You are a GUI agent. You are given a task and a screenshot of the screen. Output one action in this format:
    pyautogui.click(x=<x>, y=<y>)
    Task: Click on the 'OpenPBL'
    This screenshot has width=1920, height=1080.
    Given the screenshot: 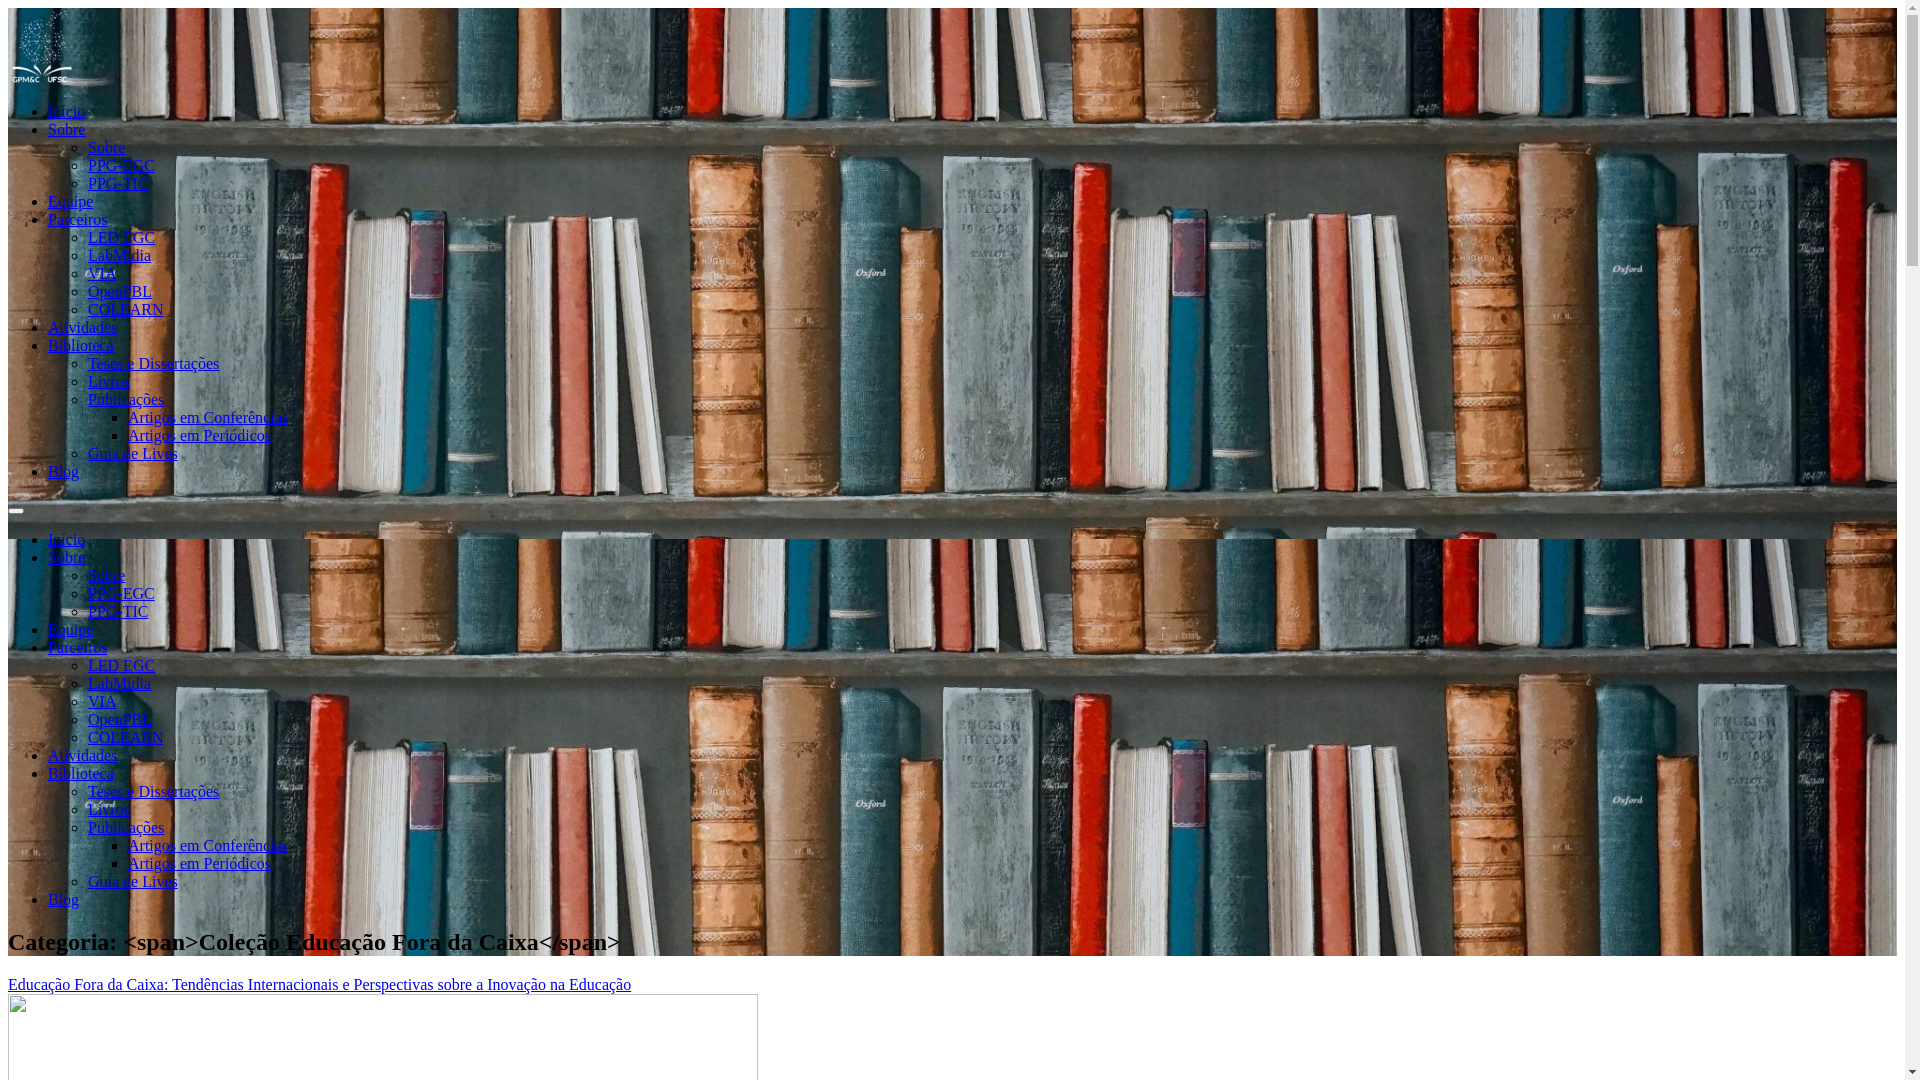 What is the action you would take?
    pyautogui.click(x=119, y=718)
    